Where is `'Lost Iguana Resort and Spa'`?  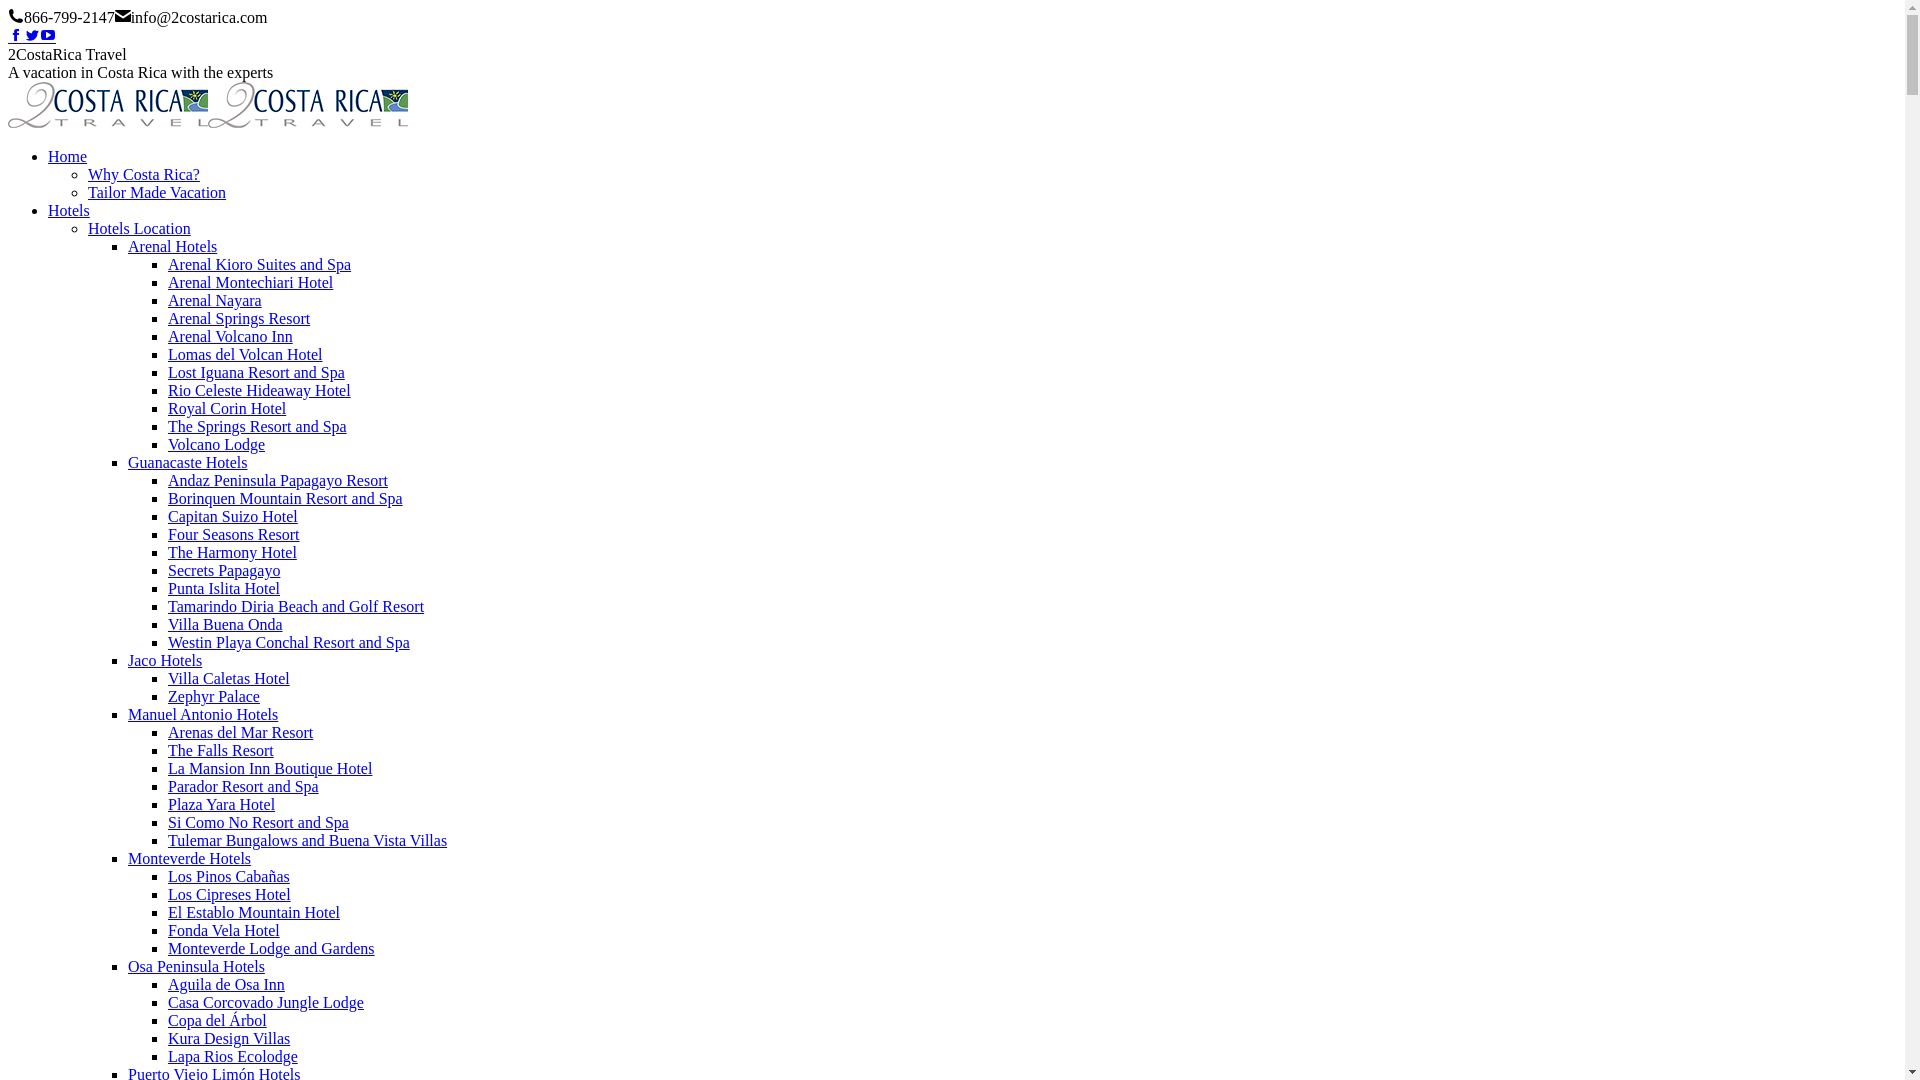 'Lost Iguana Resort and Spa' is located at coordinates (255, 372).